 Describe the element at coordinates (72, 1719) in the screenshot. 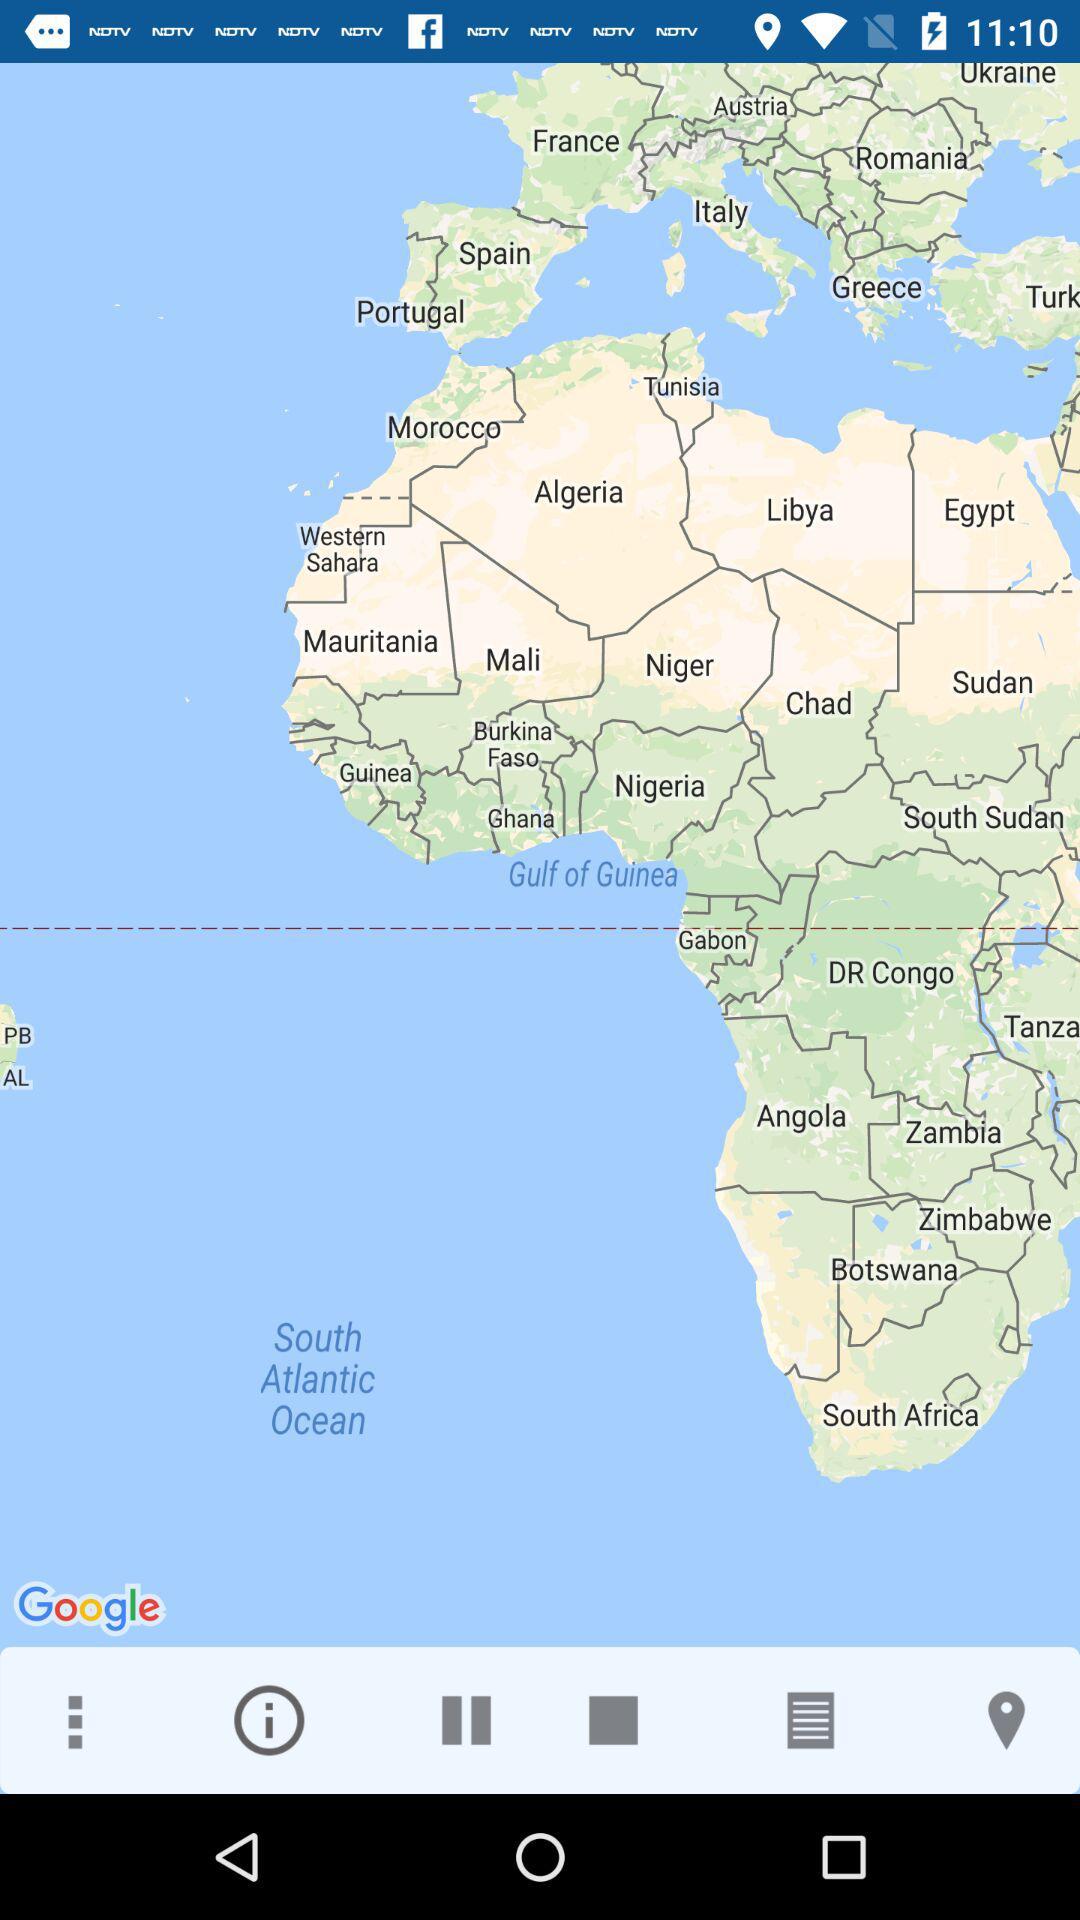

I see `the more icon` at that location.